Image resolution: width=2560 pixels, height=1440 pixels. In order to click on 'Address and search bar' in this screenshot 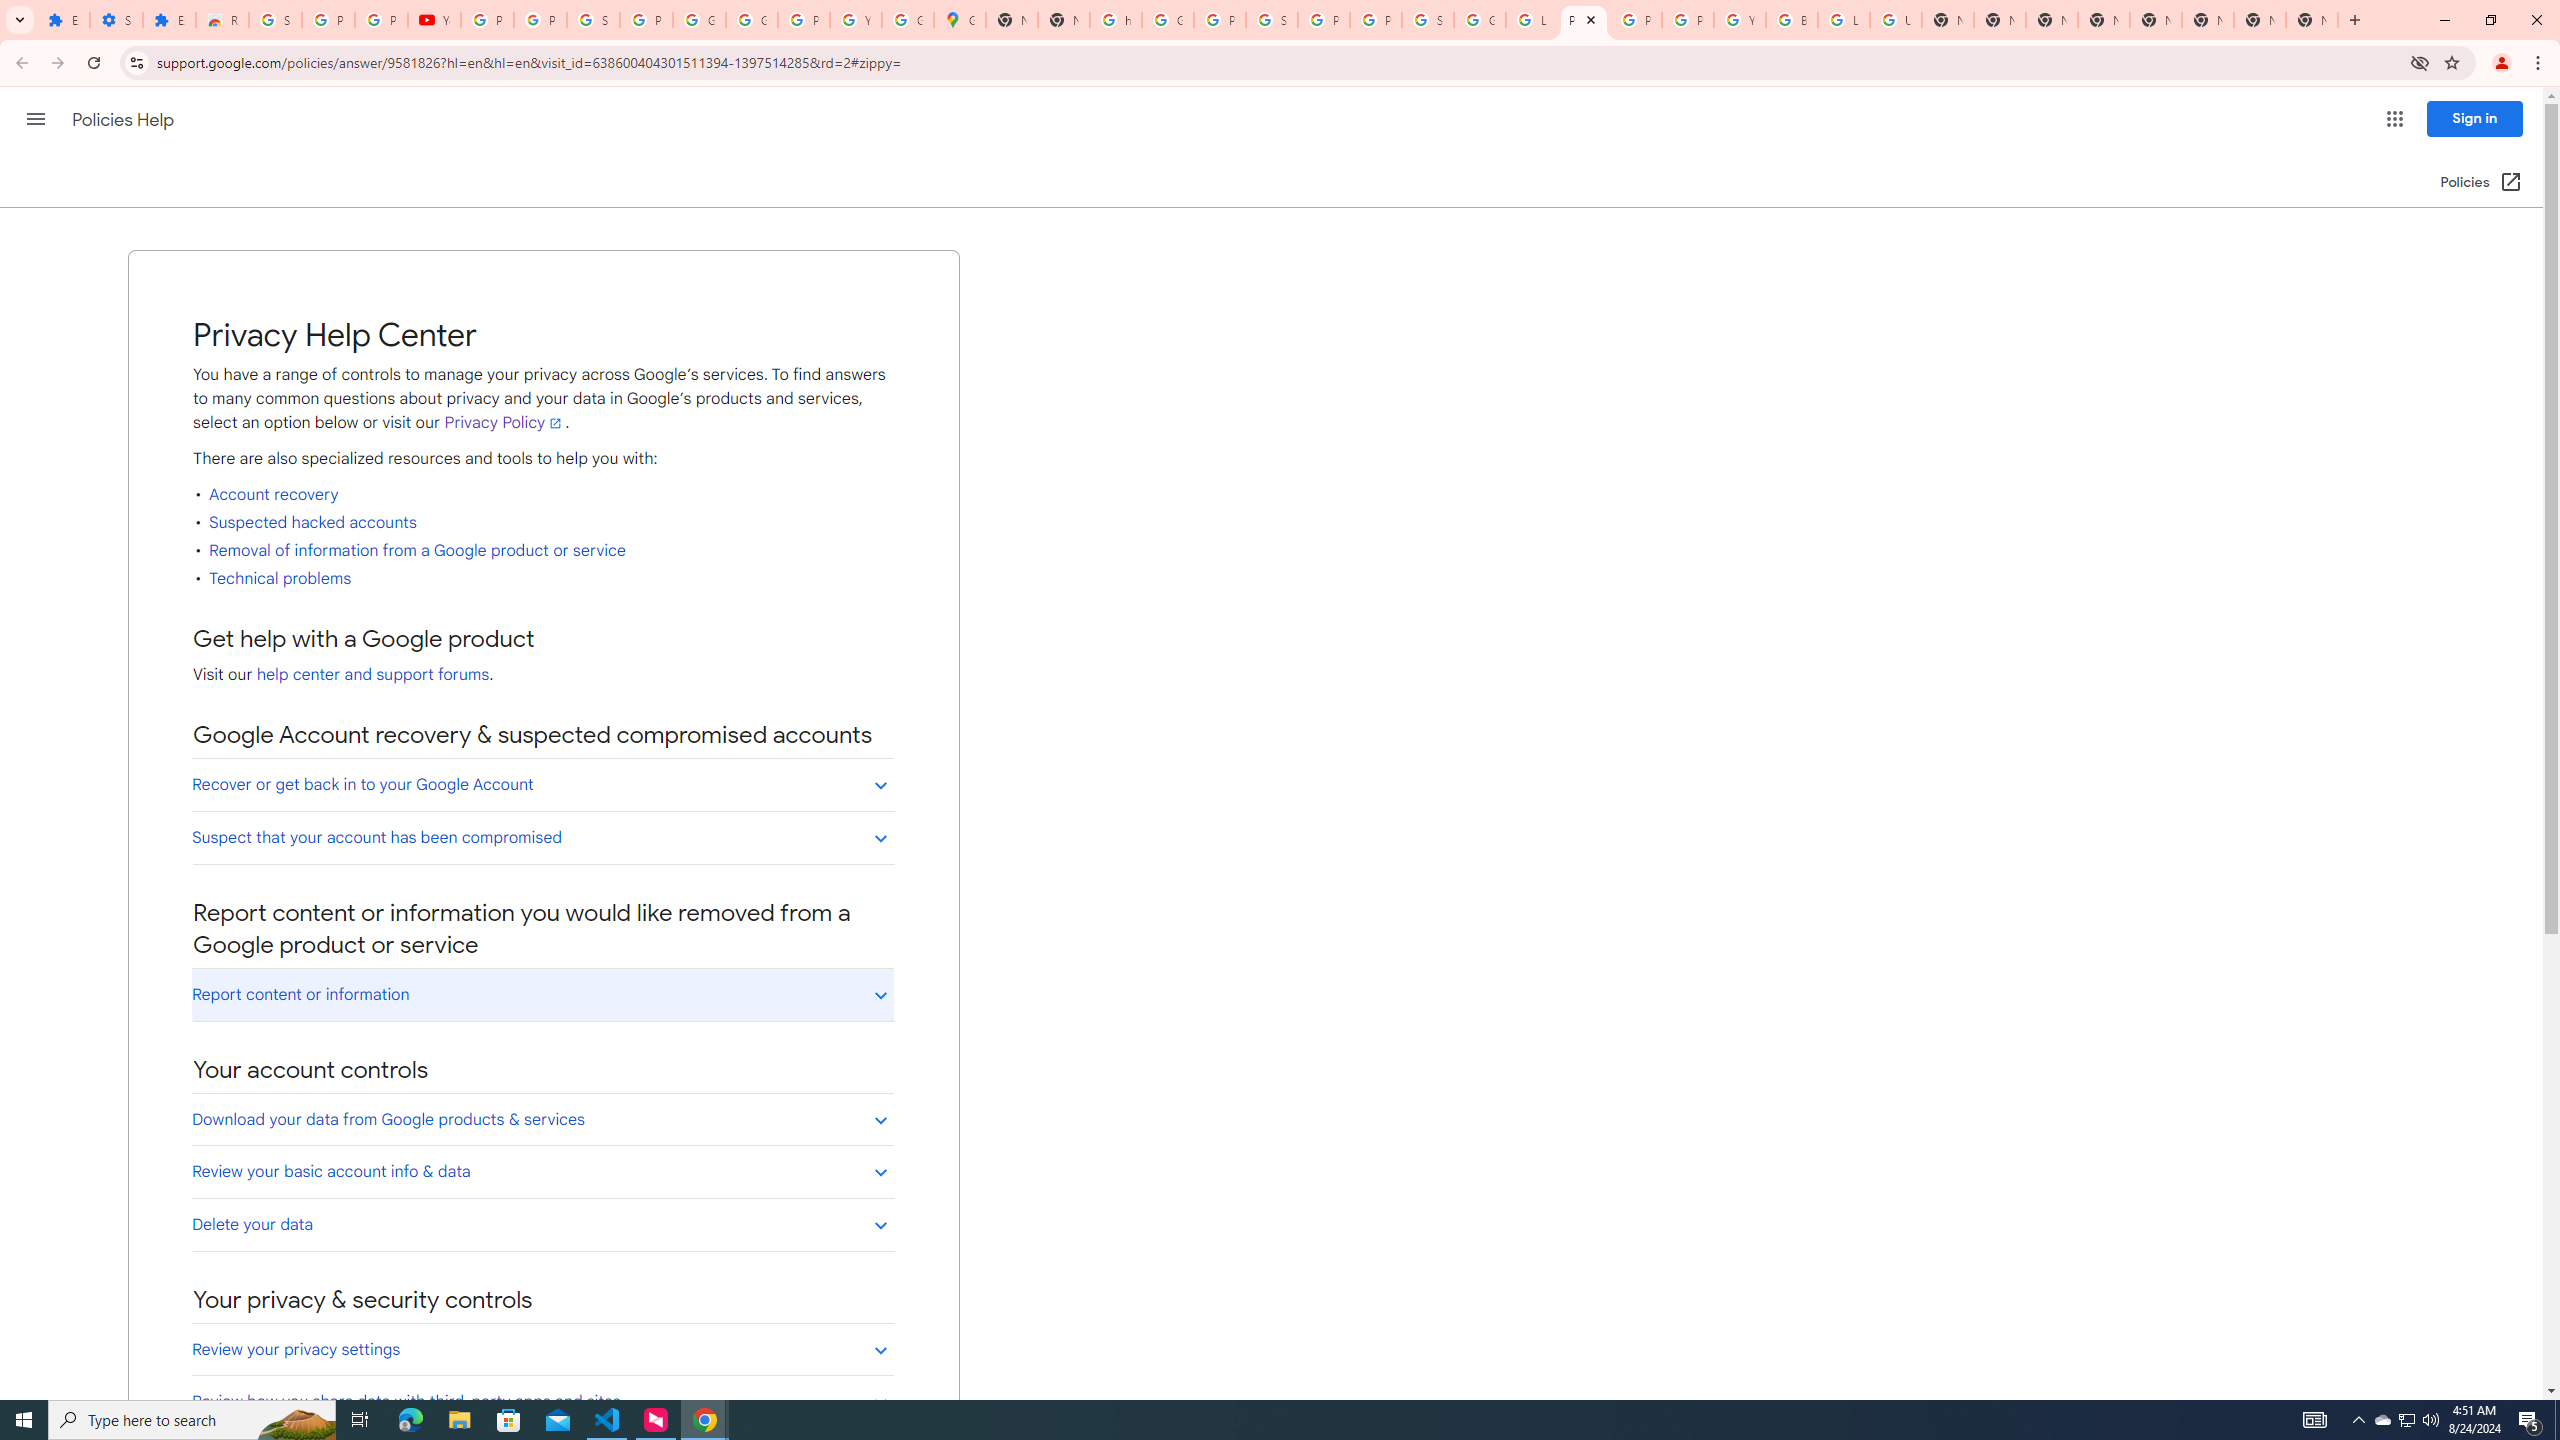, I will do `click(1277, 61)`.